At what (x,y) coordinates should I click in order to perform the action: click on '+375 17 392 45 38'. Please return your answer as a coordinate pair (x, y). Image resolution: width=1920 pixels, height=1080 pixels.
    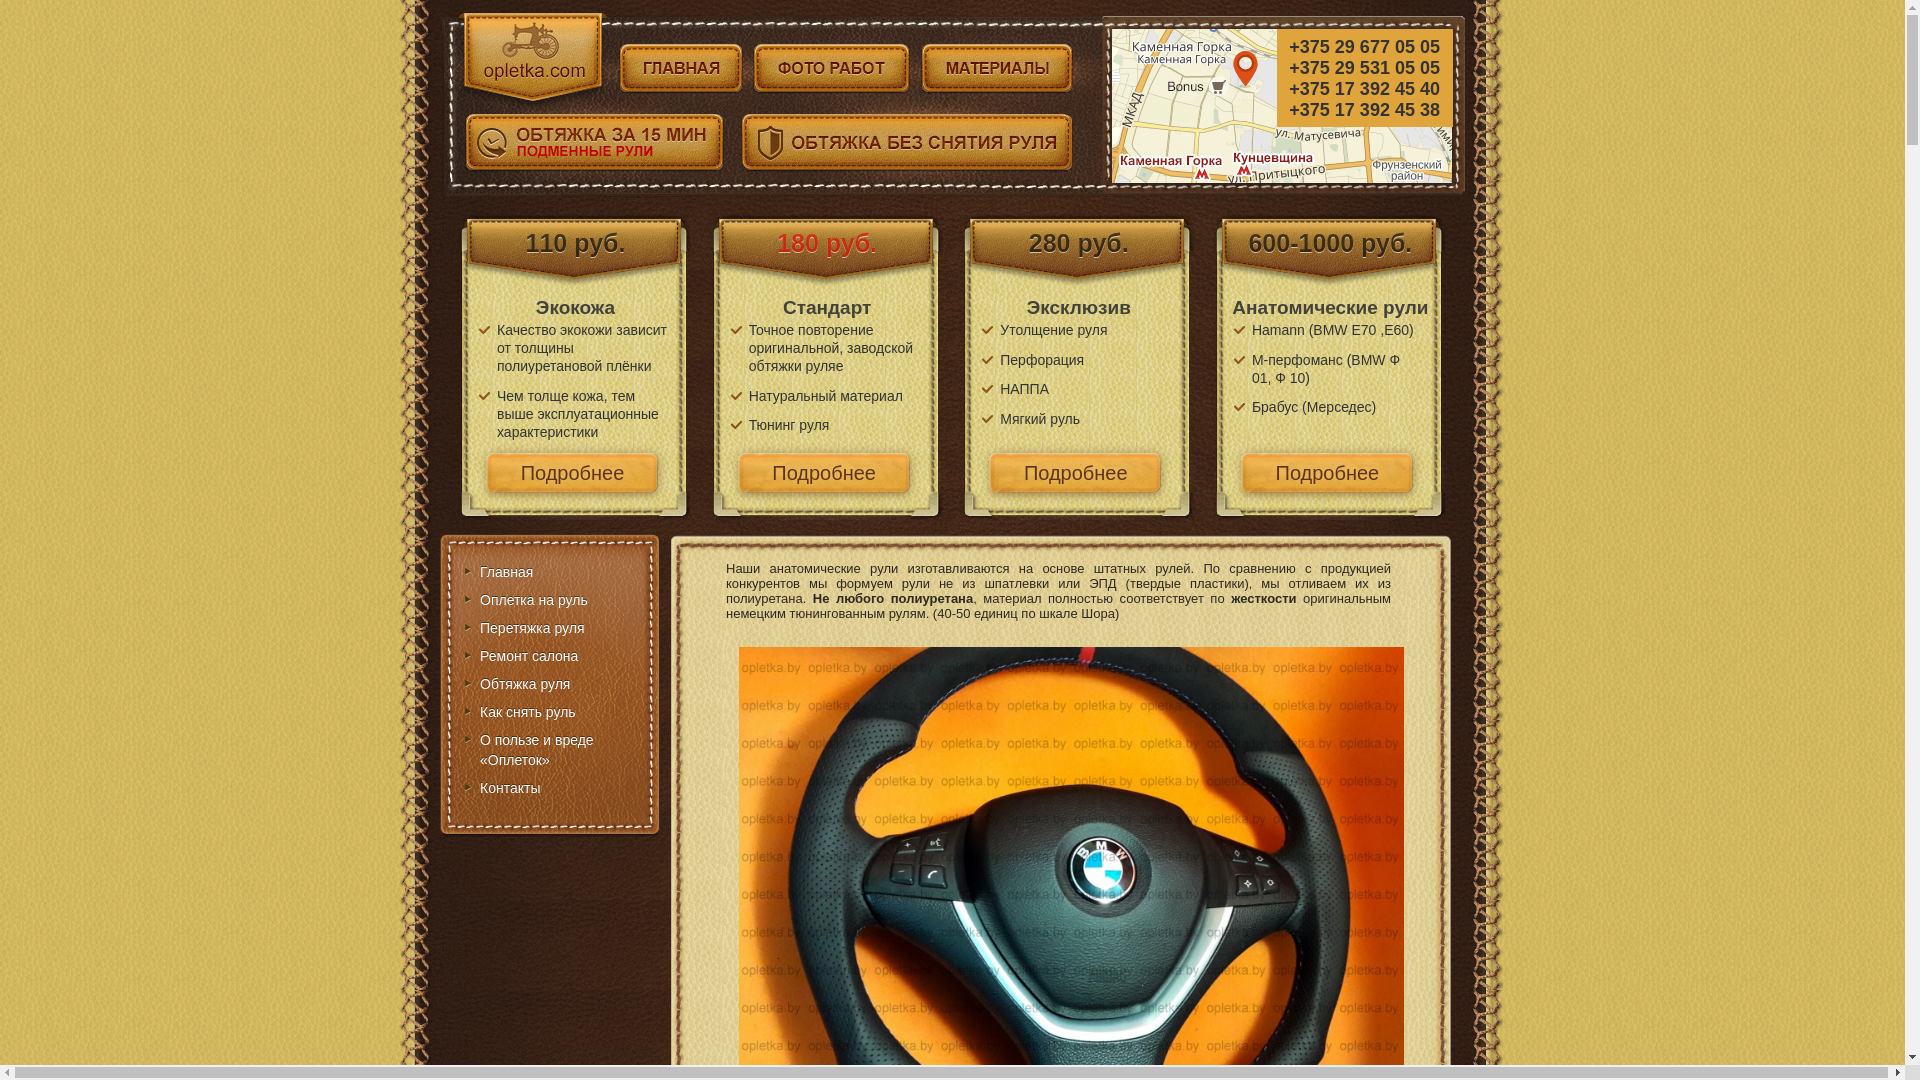
    Looking at the image, I should click on (1363, 110).